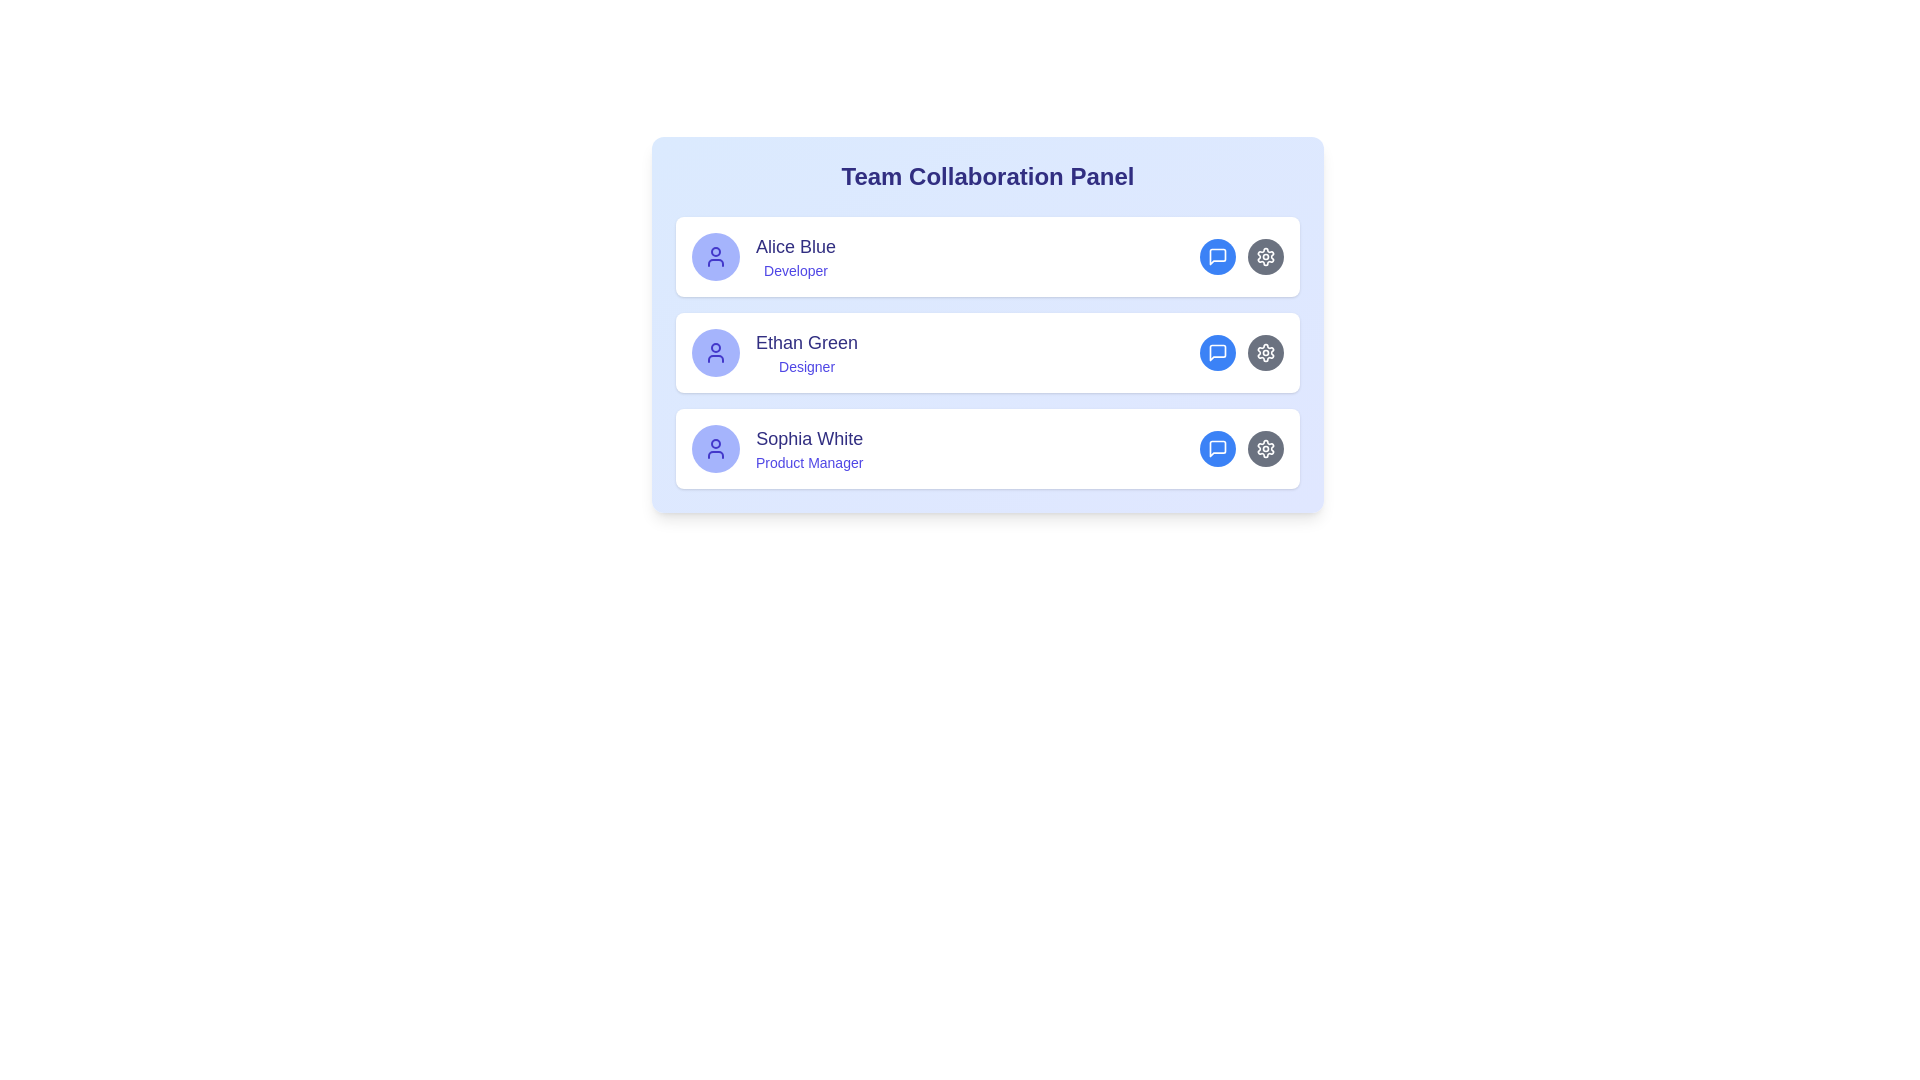 This screenshot has width=1920, height=1080. Describe the element at coordinates (795, 245) in the screenshot. I see `the text label 'Alice Blue' which identifies the user profile, located at the top of the user profile card` at that location.